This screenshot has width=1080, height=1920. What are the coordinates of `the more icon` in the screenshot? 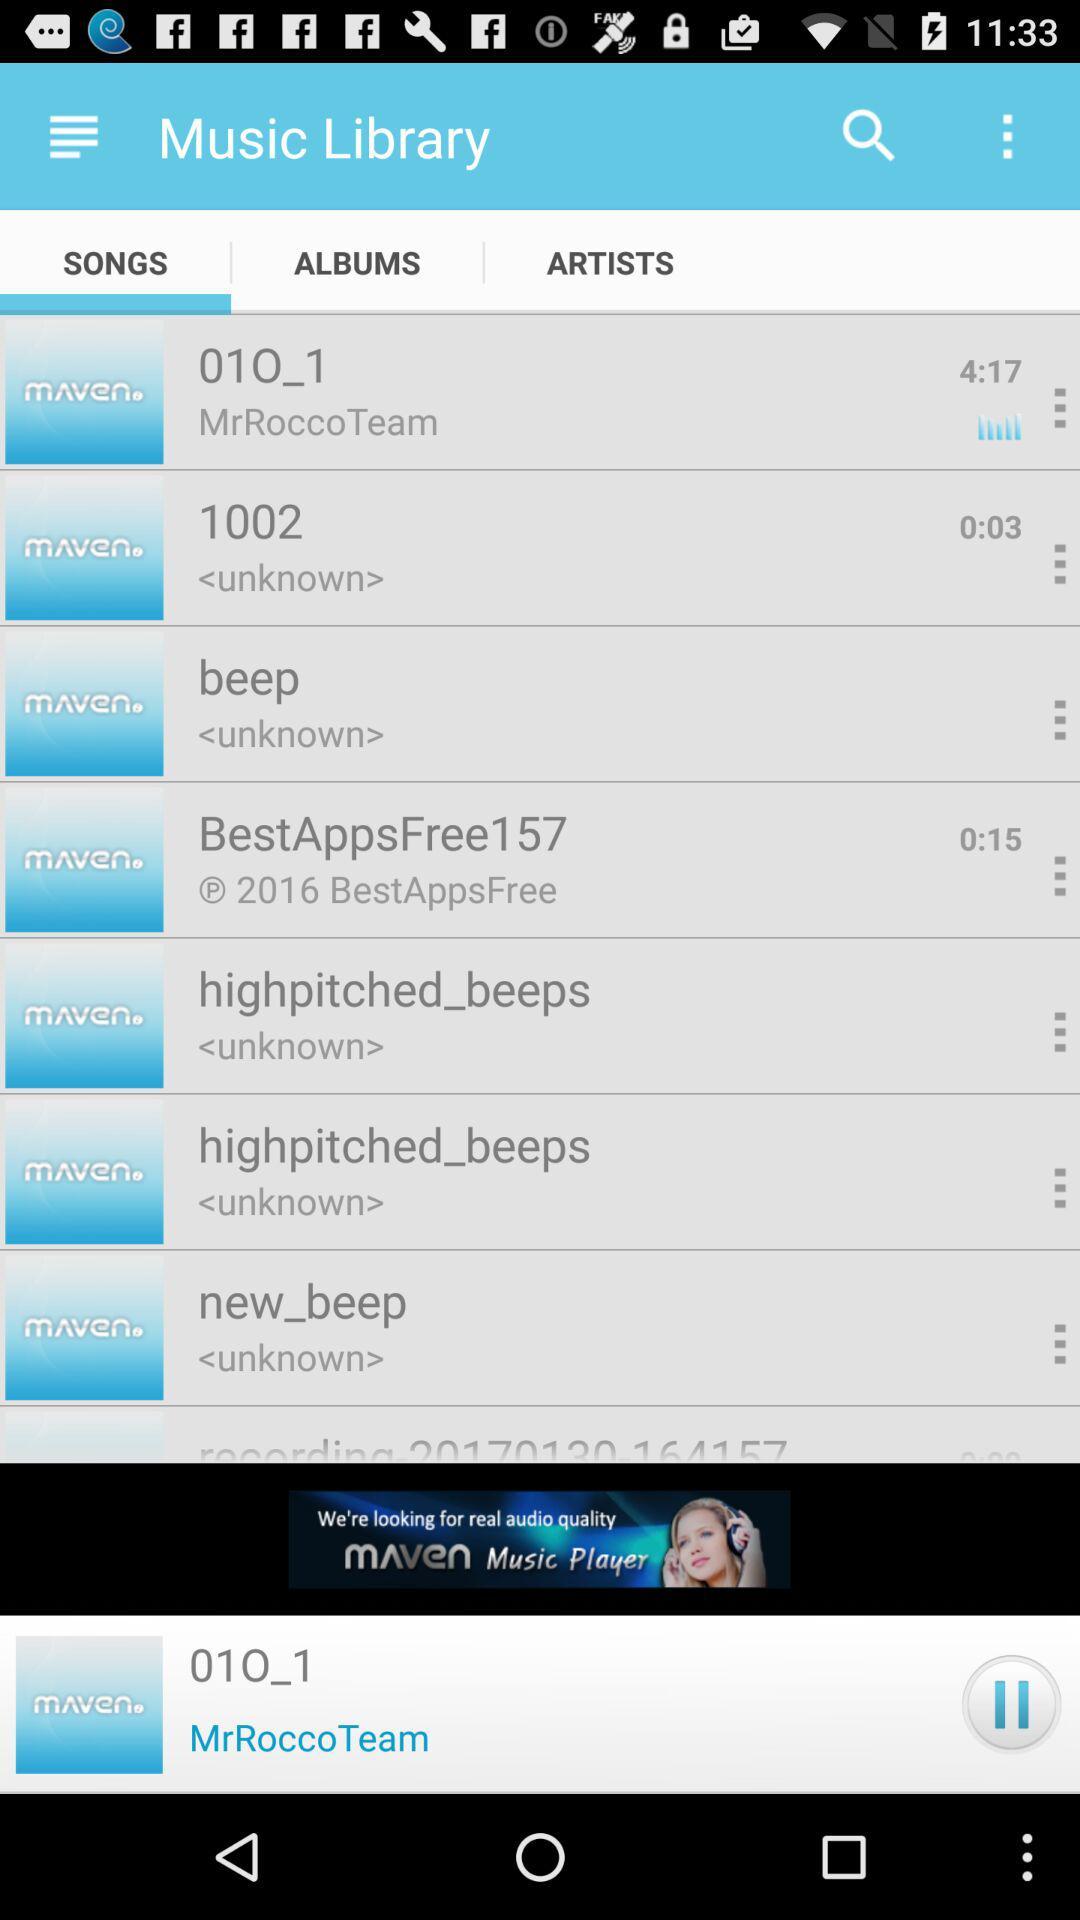 It's located at (1027, 771).